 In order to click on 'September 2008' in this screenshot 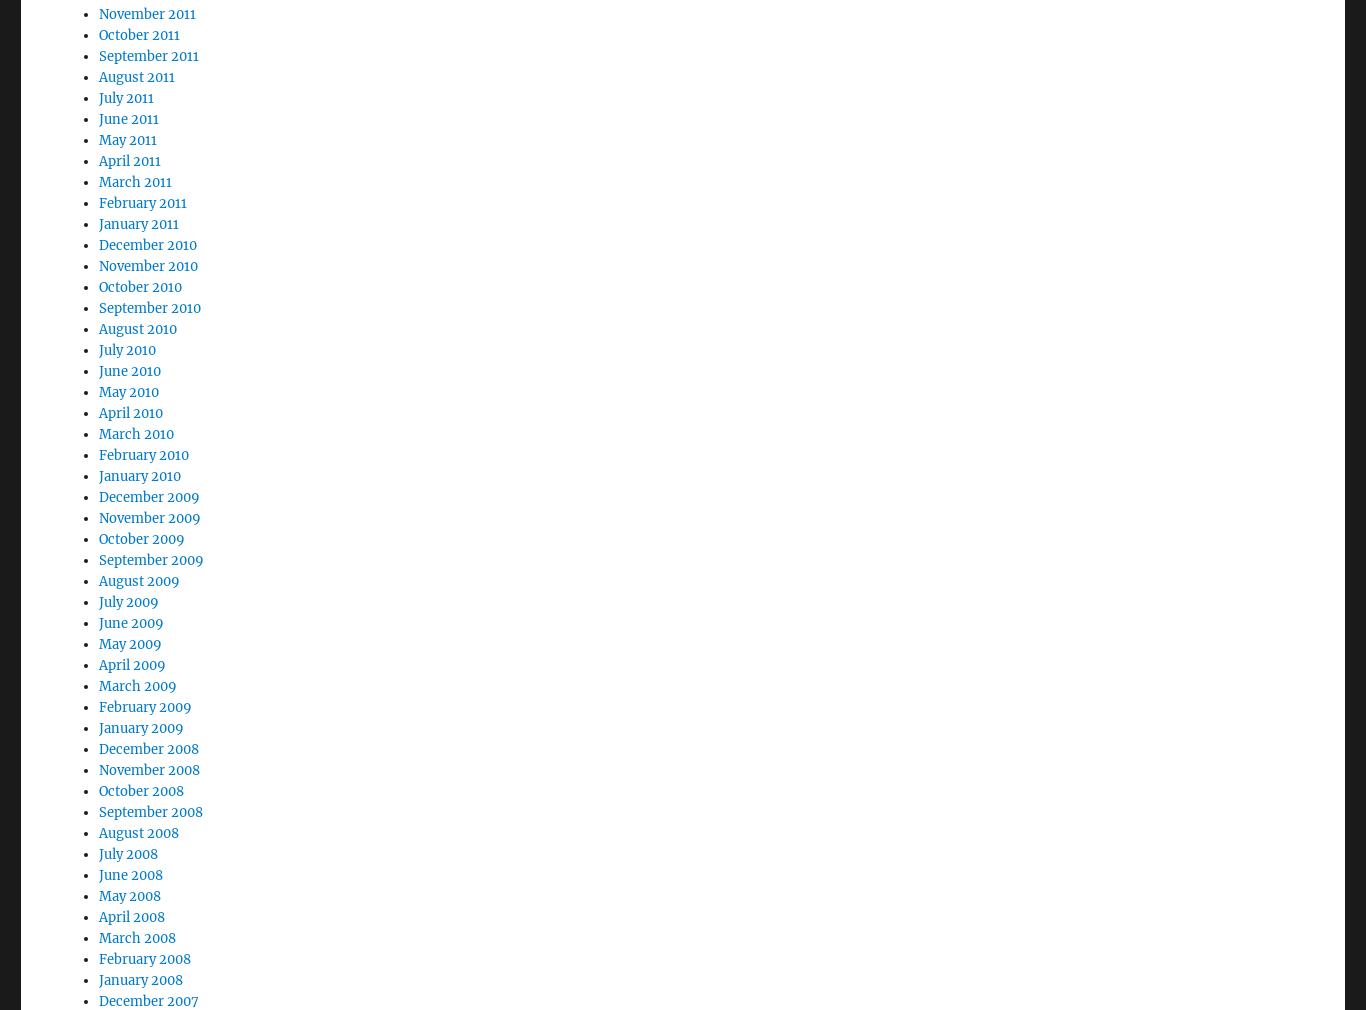, I will do `click(149, 756)`.